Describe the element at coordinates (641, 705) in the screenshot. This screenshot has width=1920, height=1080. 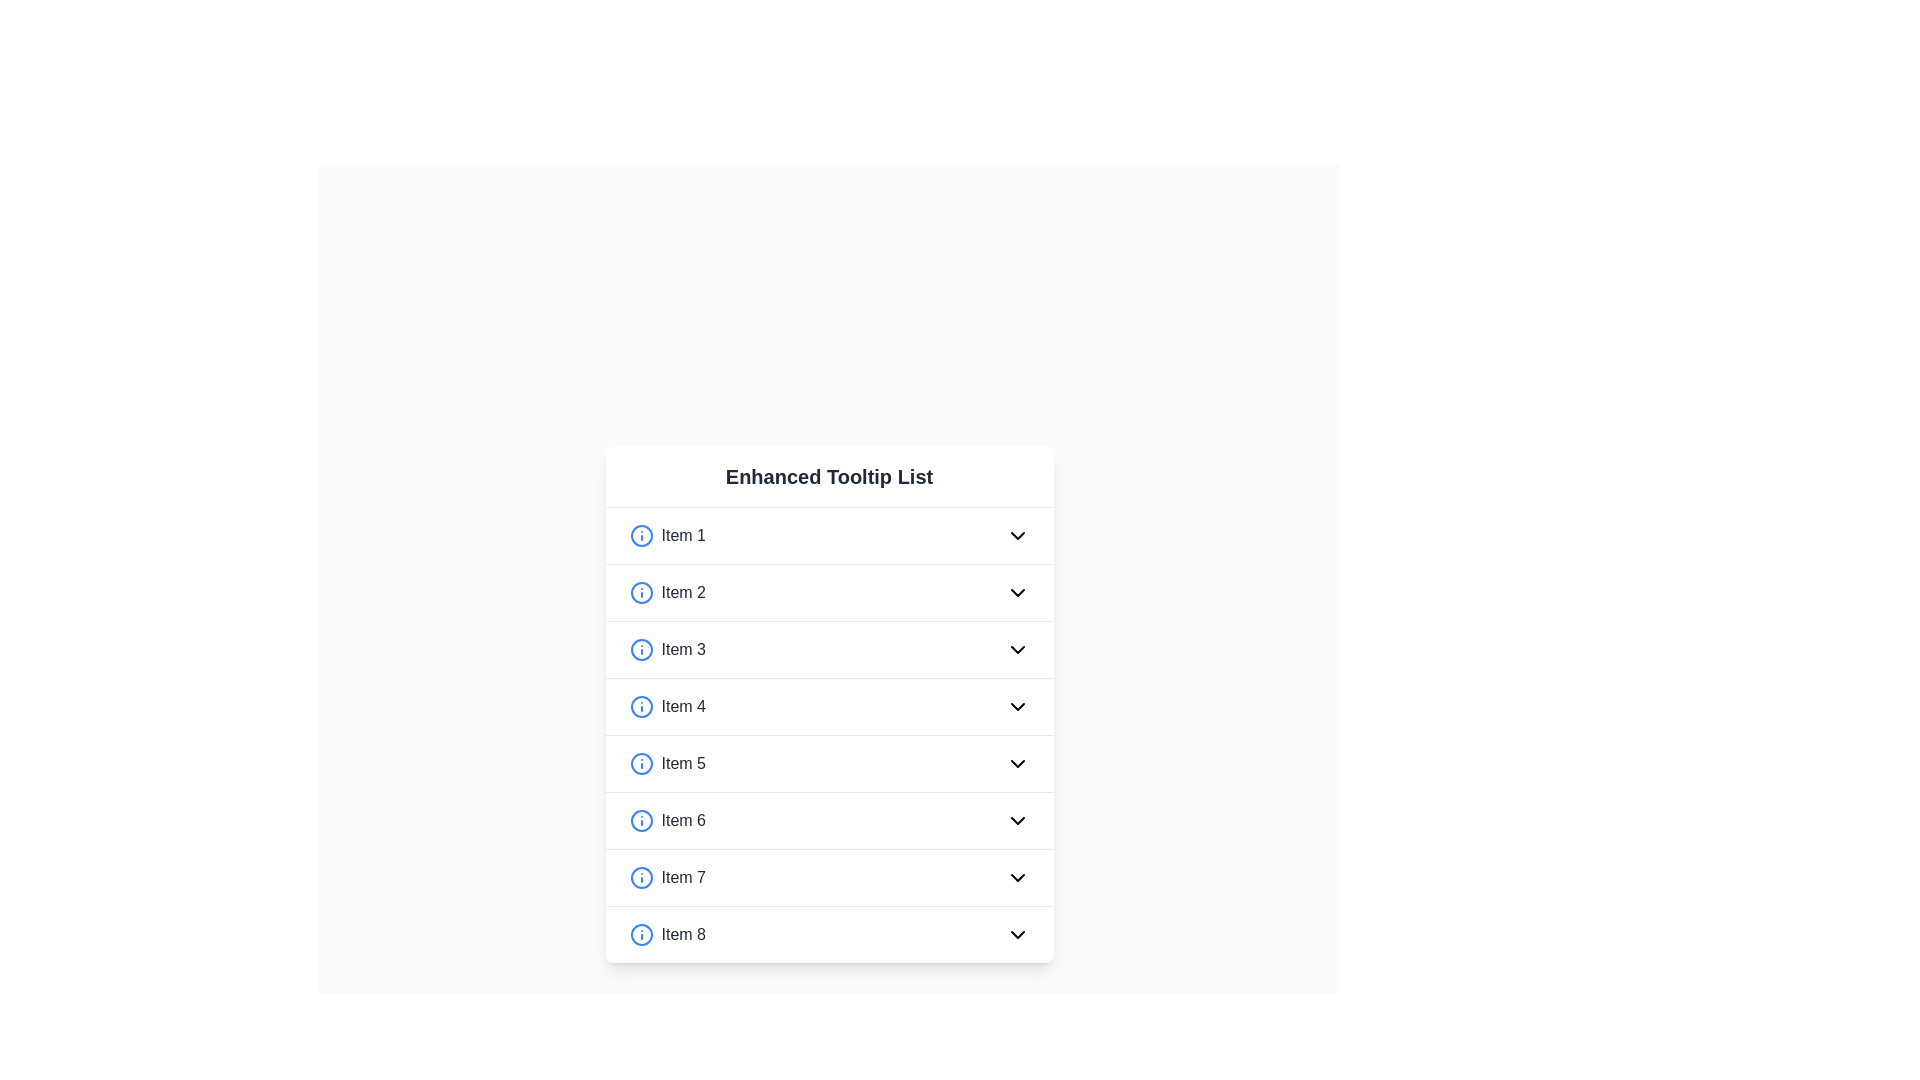
I see `the circular blue outlined icon resembling an information symbol, located at the start of the row labeled 'Item 4'` at that location.